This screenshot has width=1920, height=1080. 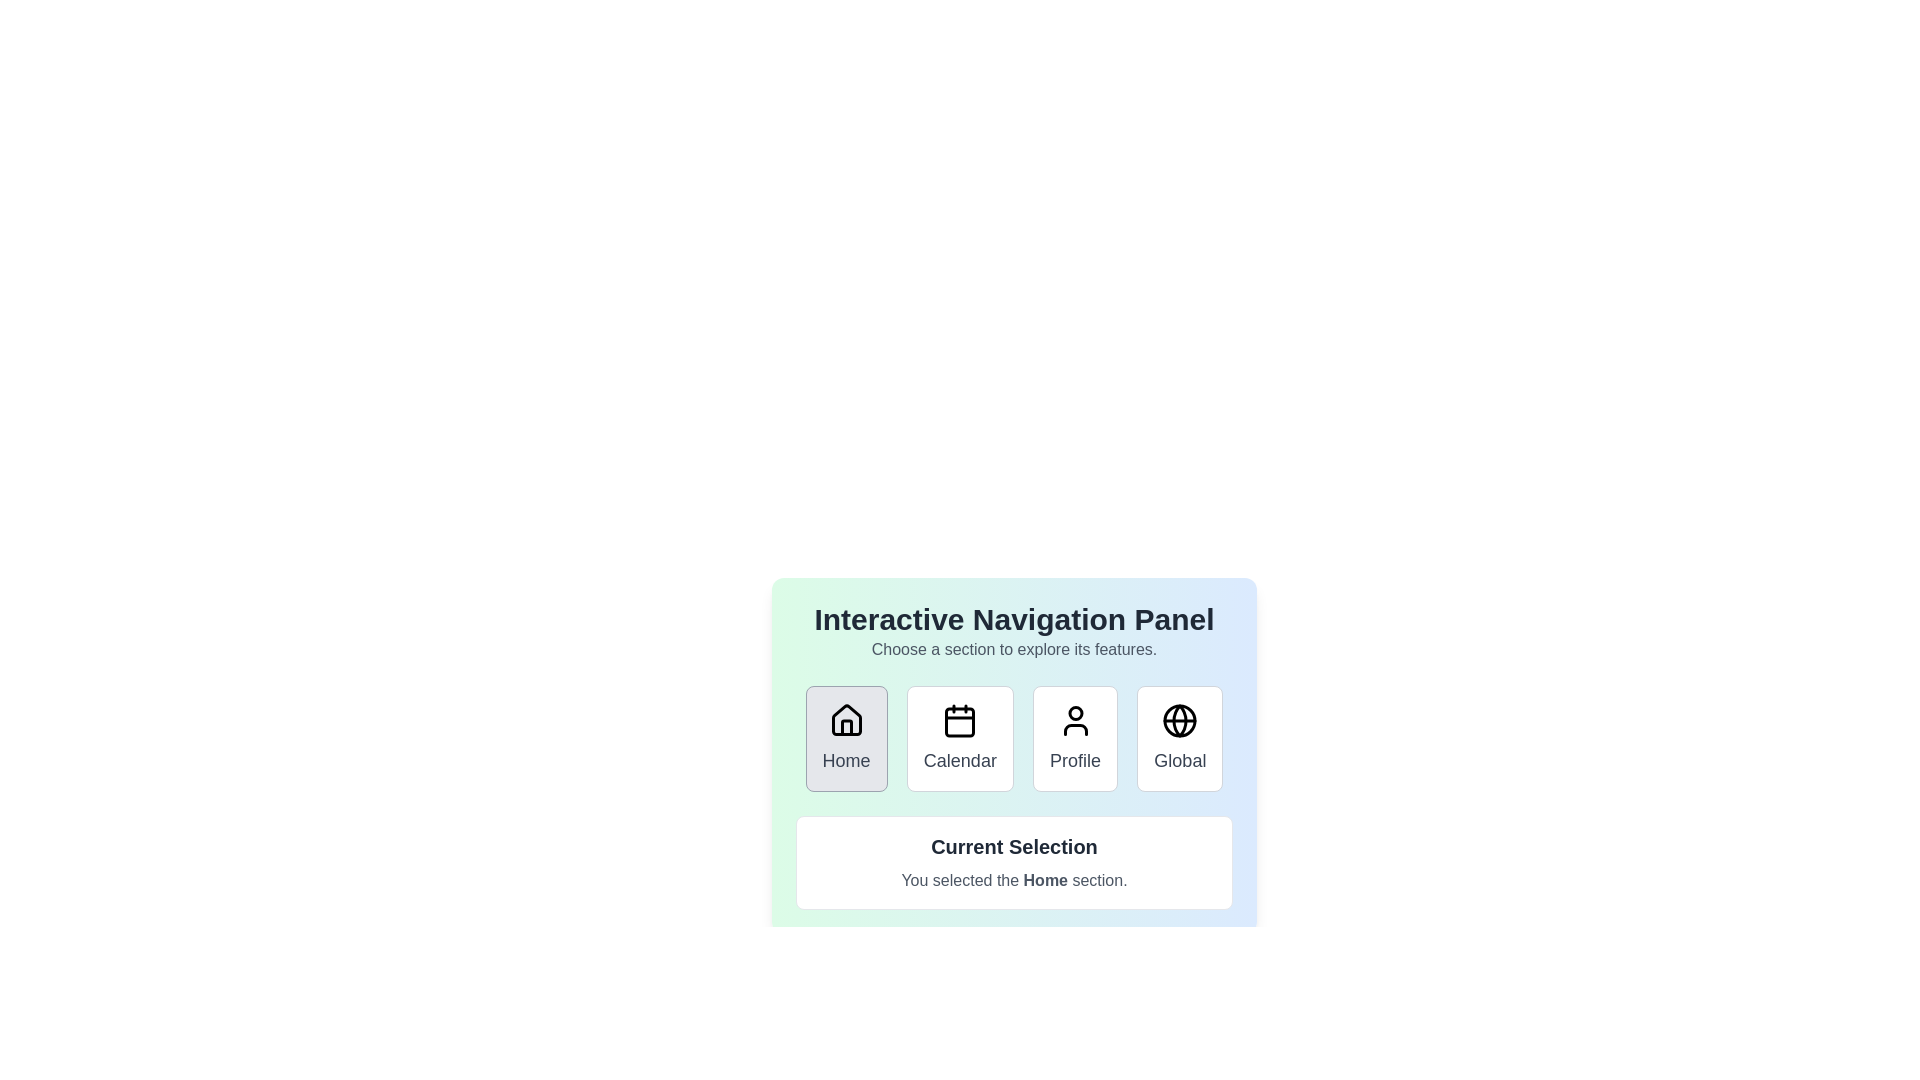 I want to click on the SVG circle graphic that is part of the globe icon located within the 'Global' section button, which is the fourth button from the left in the navigation row, so click(x=1180, y=721).